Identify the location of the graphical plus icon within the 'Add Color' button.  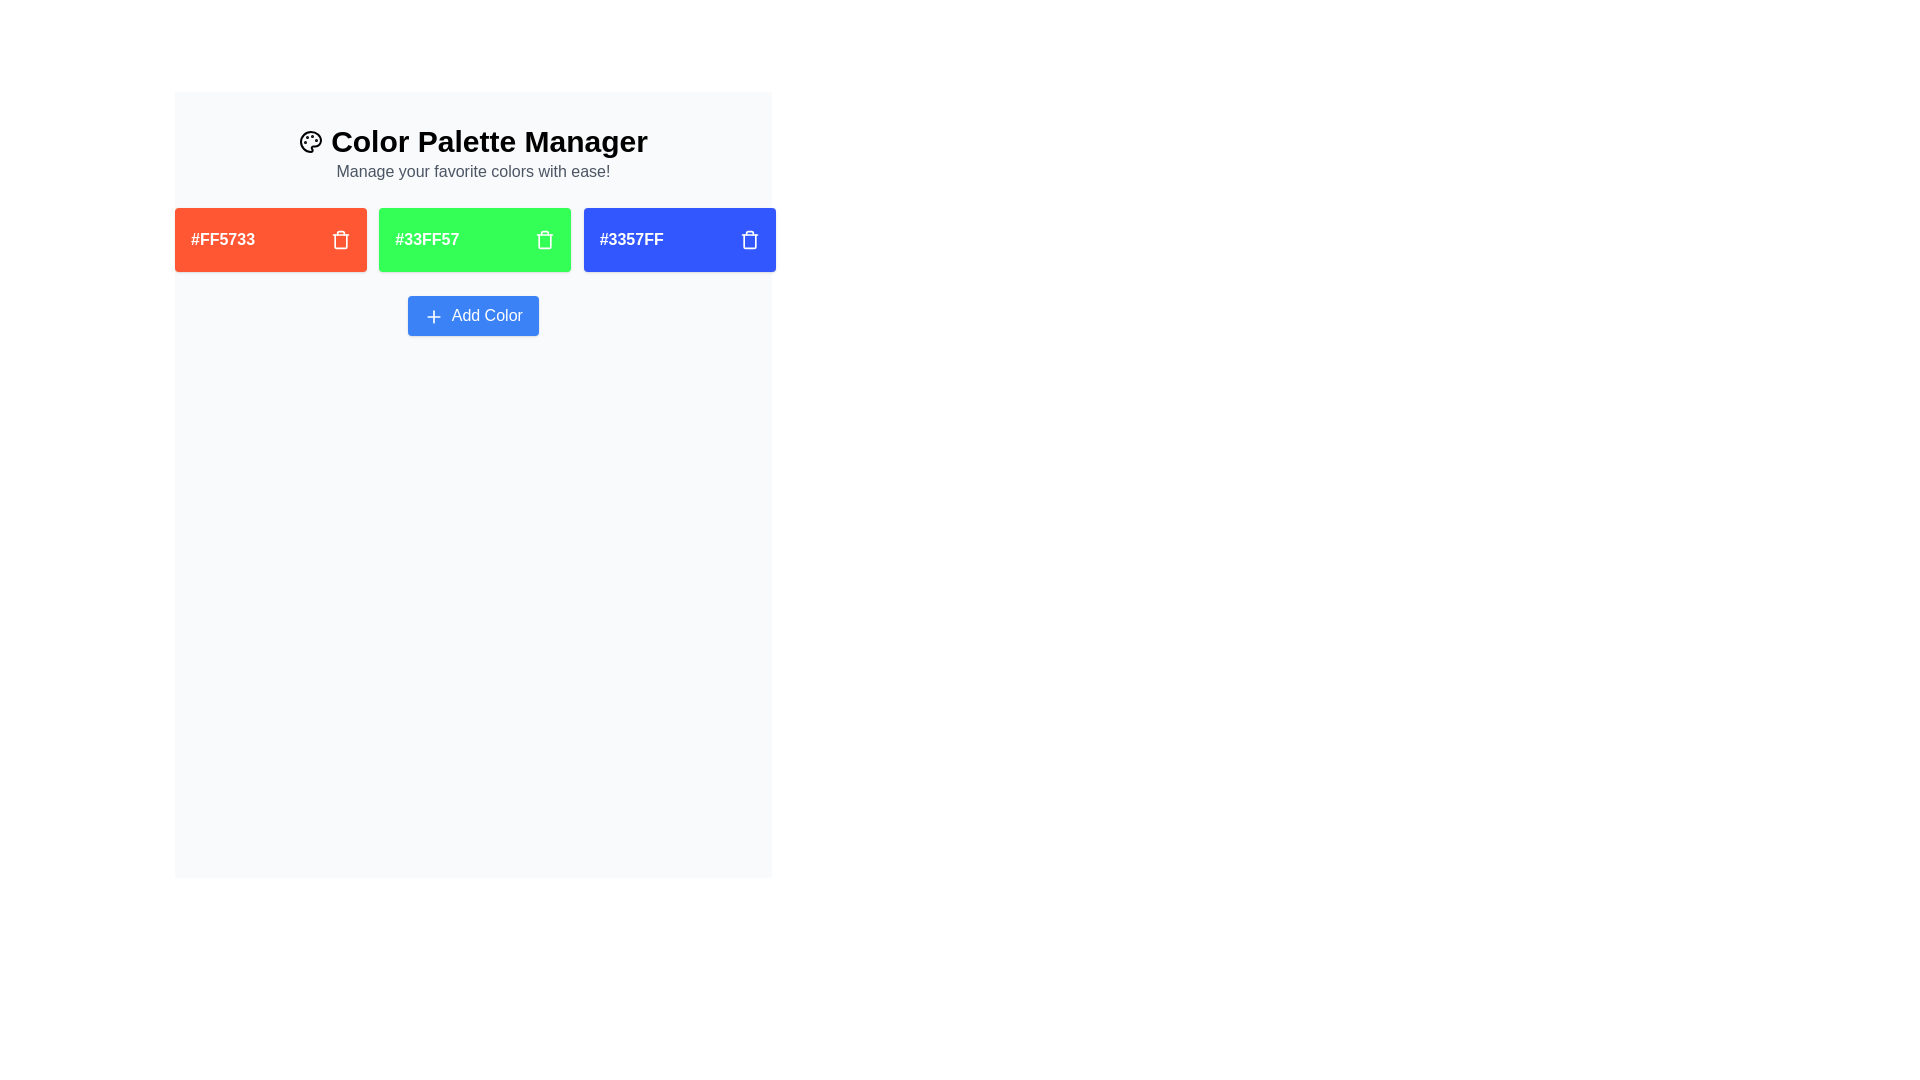
(433, 315).